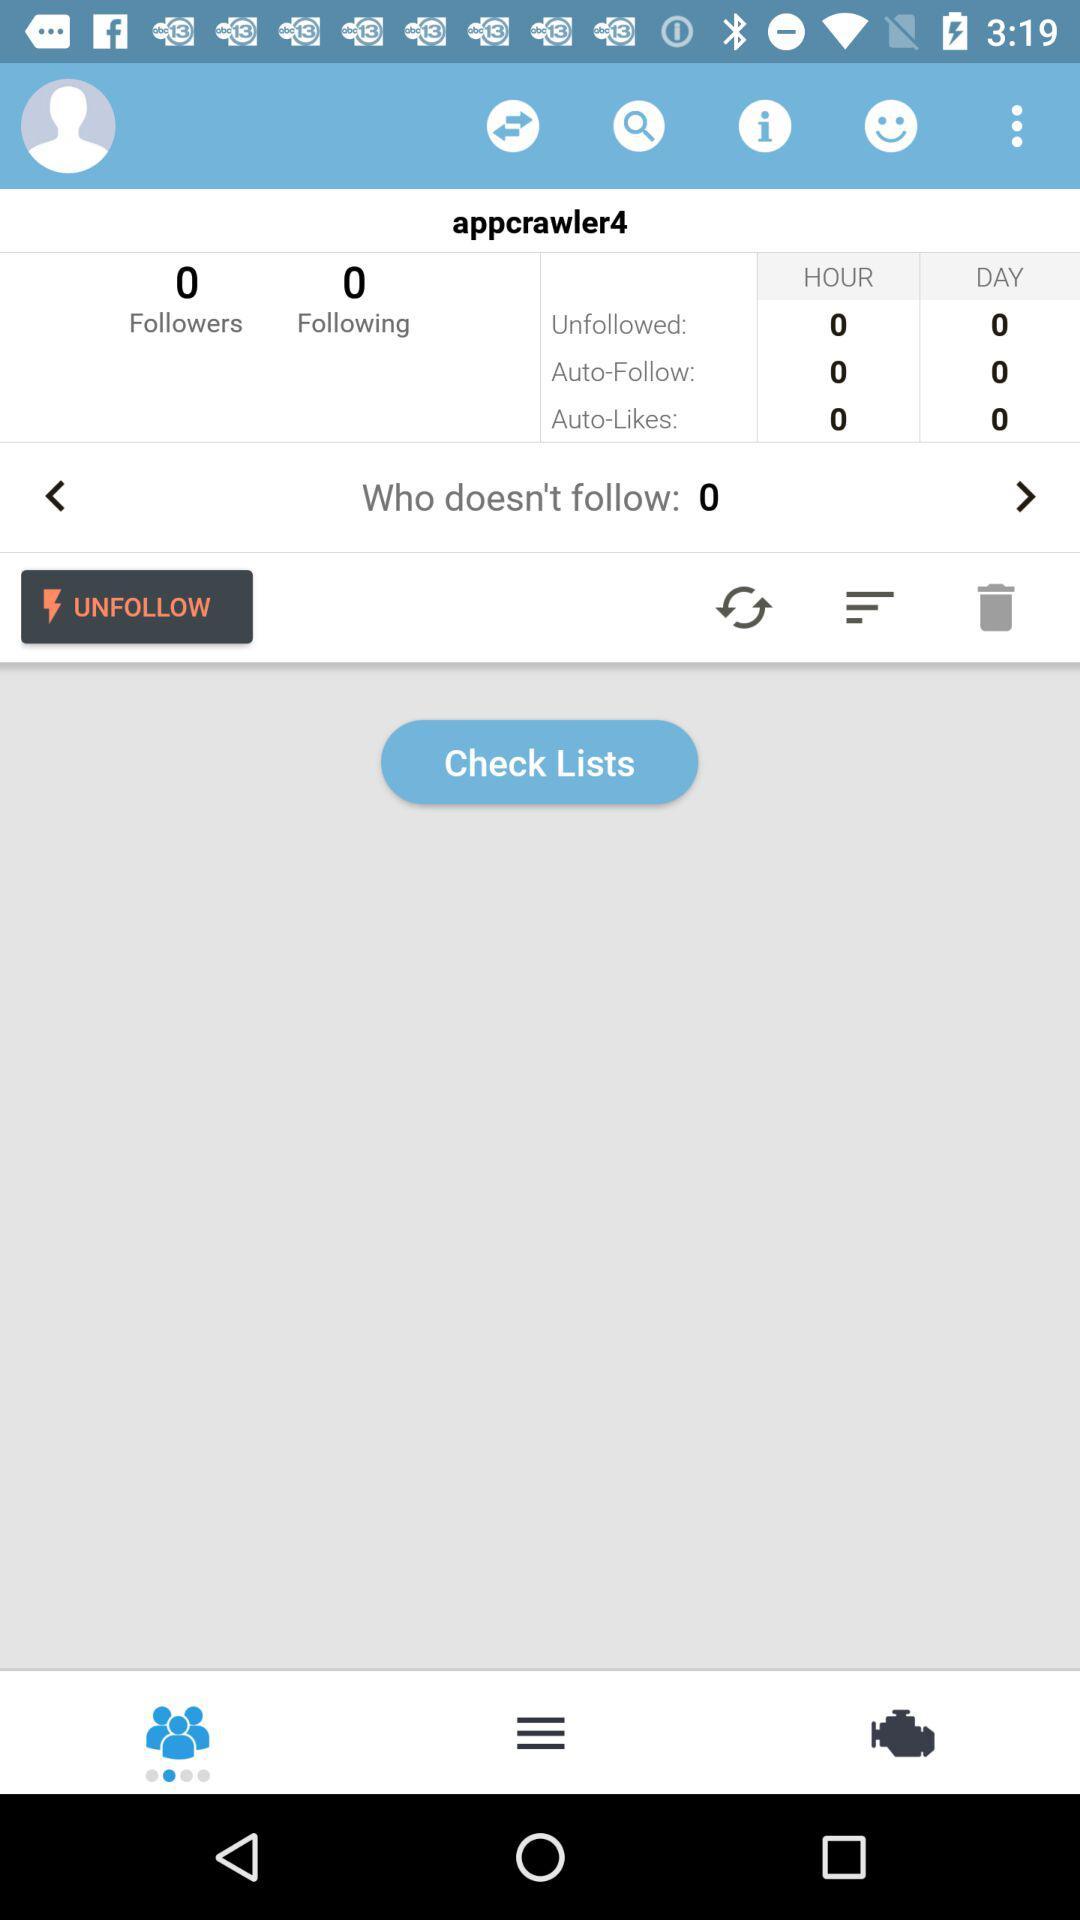  What do you see at coordinates (512, 124) in the screenshot?
I see `see other page` at bounding box center [512, 124].